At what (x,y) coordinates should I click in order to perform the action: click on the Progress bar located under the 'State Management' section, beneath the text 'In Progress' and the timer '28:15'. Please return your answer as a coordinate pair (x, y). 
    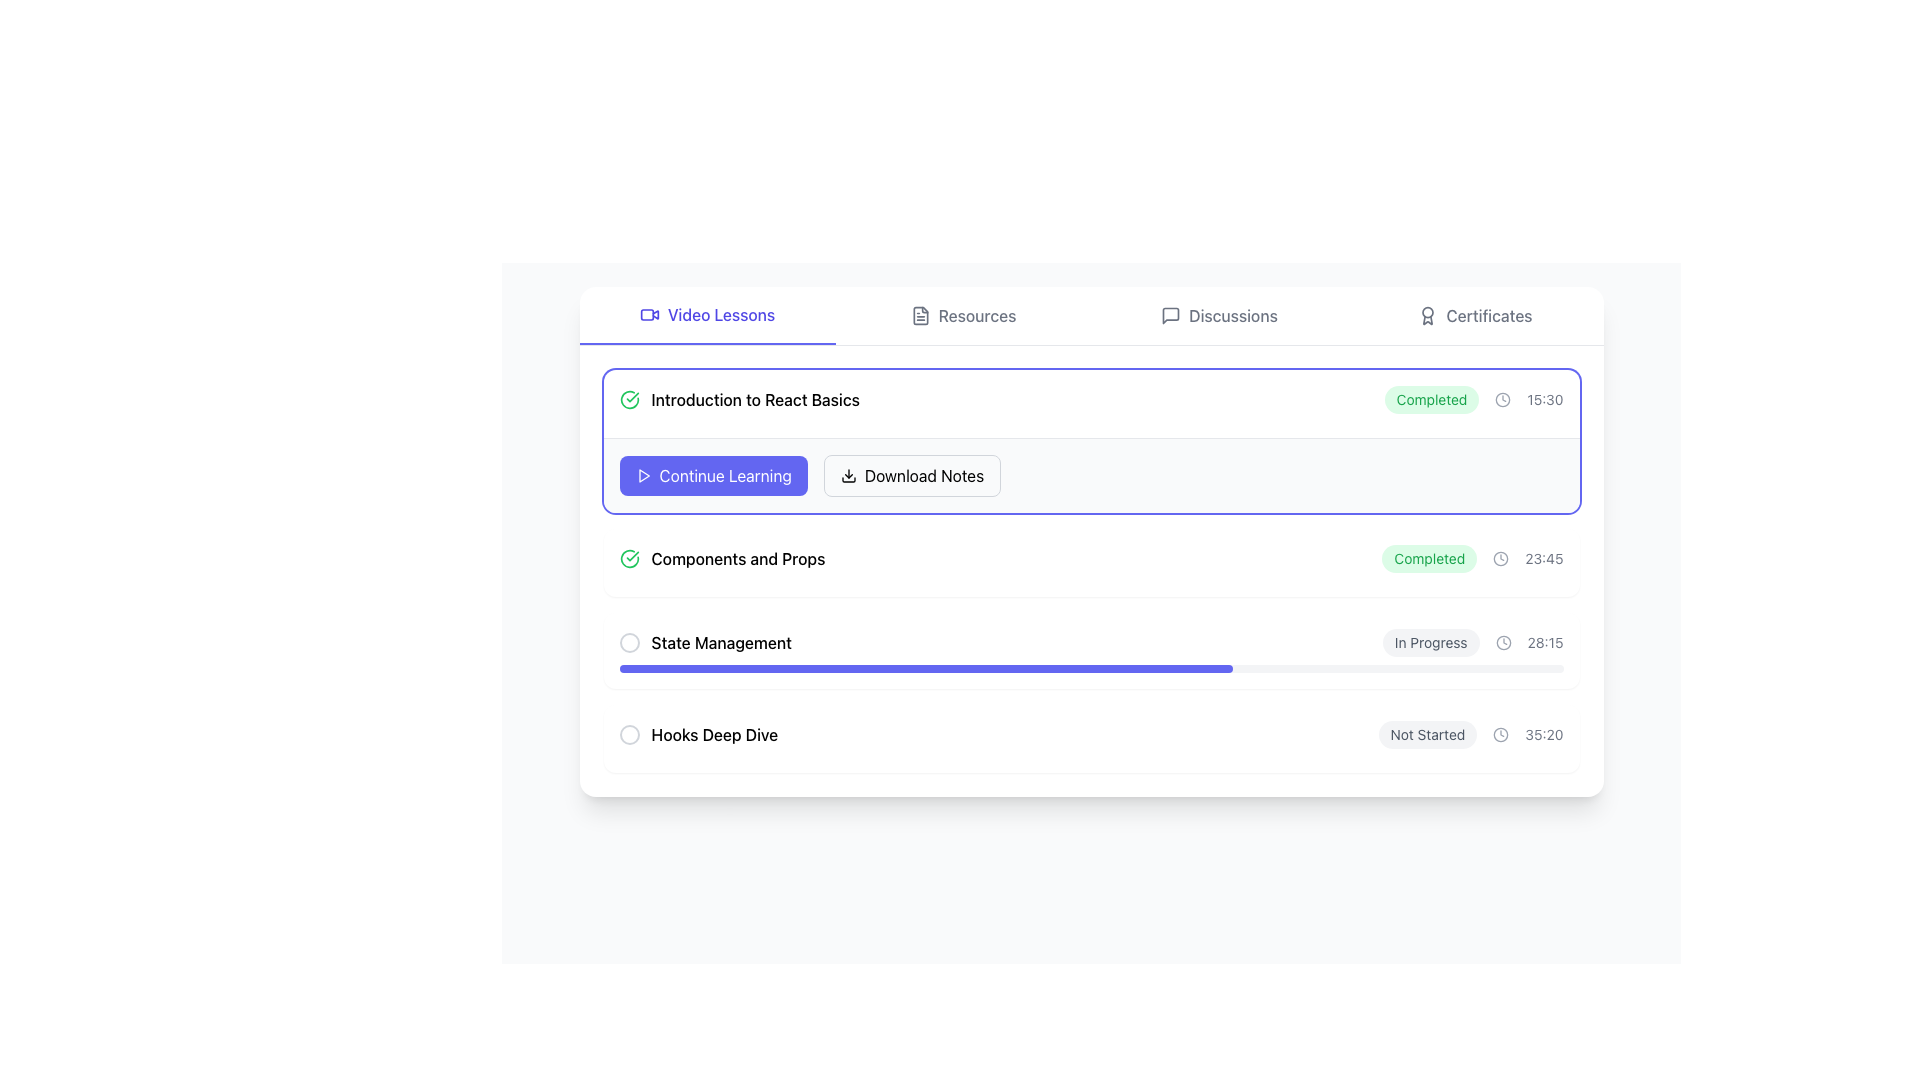
    Looking at the image, I should click on (1090, 668).